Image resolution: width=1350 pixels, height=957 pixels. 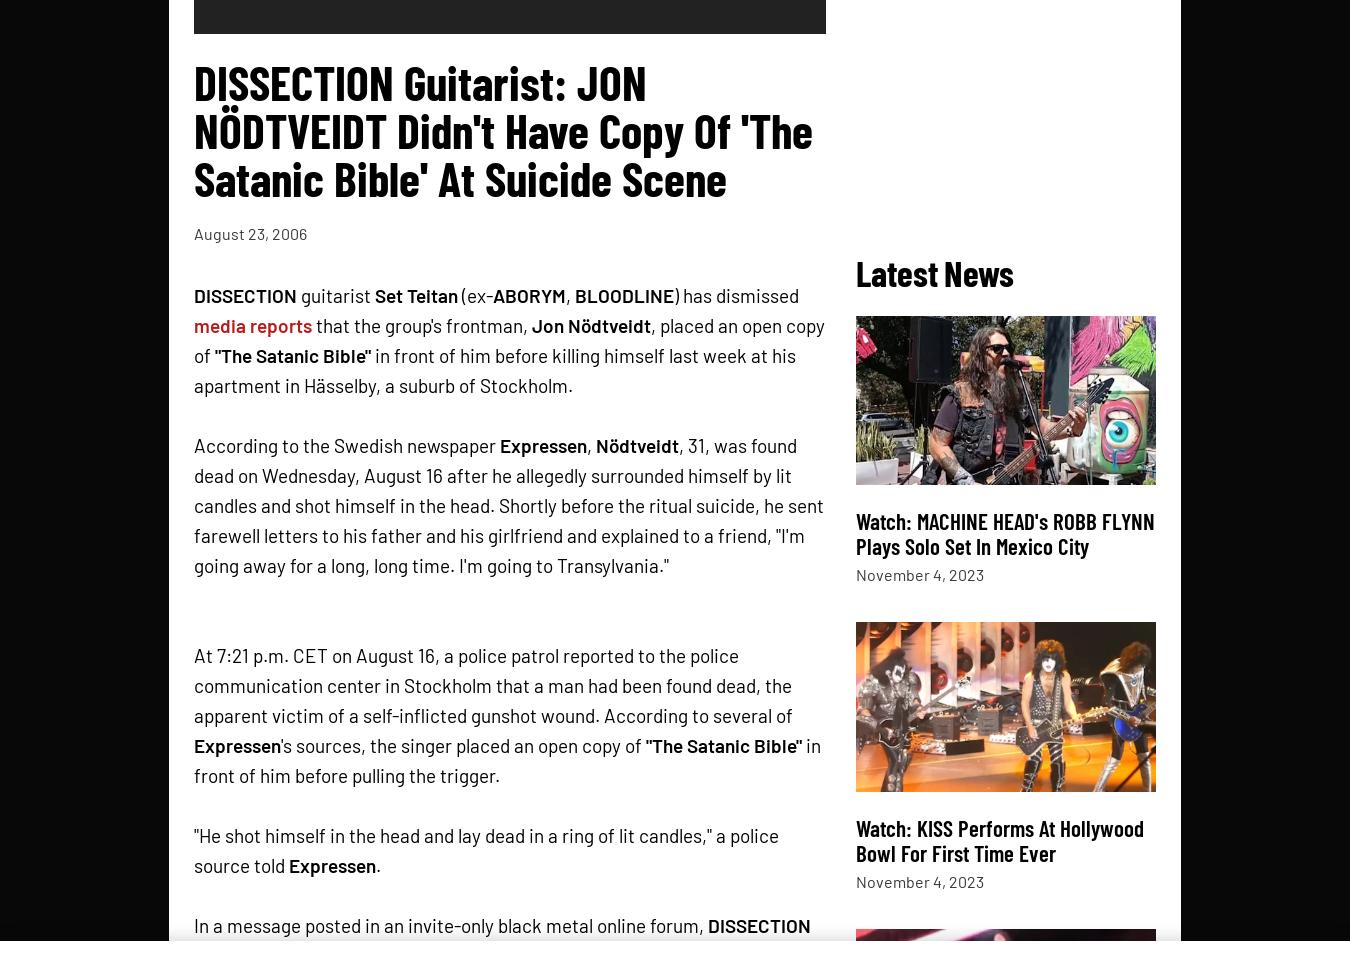 I want to click on 'At 7:21 p.m. CET on August 16, a police patrol reported to the police communication center in Stockholm that a man had been found dead, the apparent victim of a self-inflicted gunshot wound. According to several of', so click(x=492, y=684).